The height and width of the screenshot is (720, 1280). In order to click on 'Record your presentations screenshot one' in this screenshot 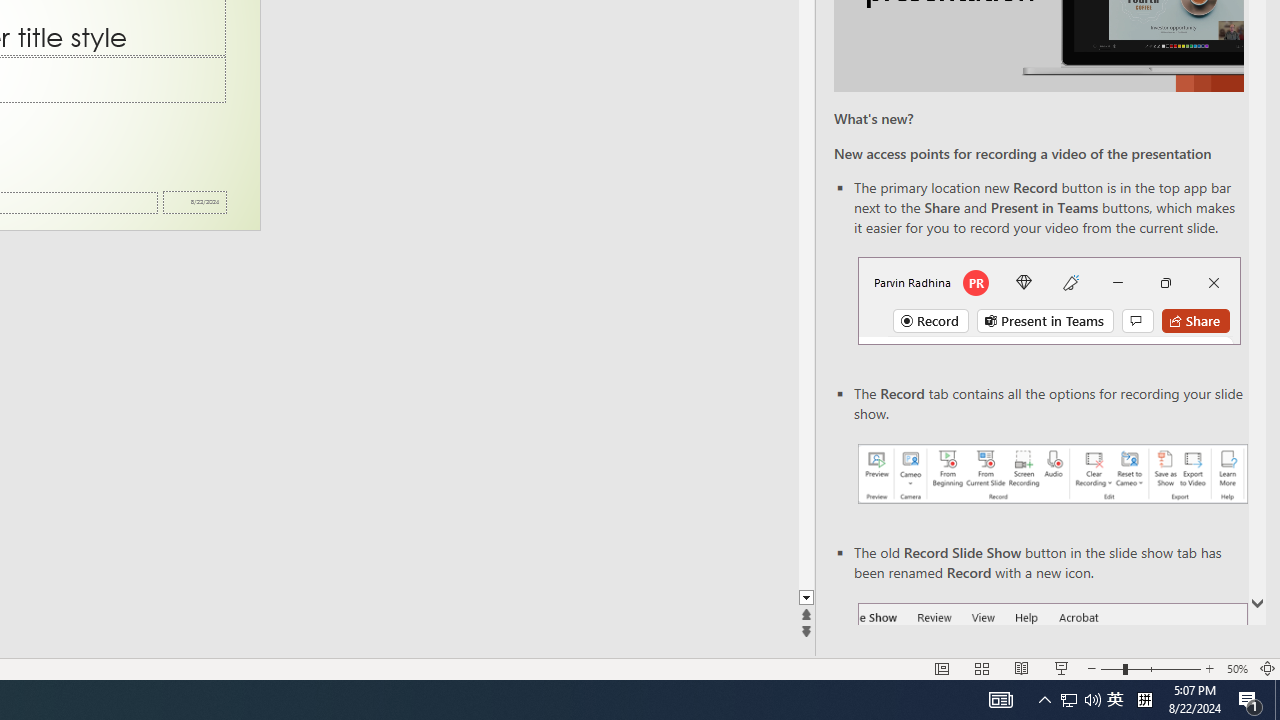, I will do `click(1051, 474)`.